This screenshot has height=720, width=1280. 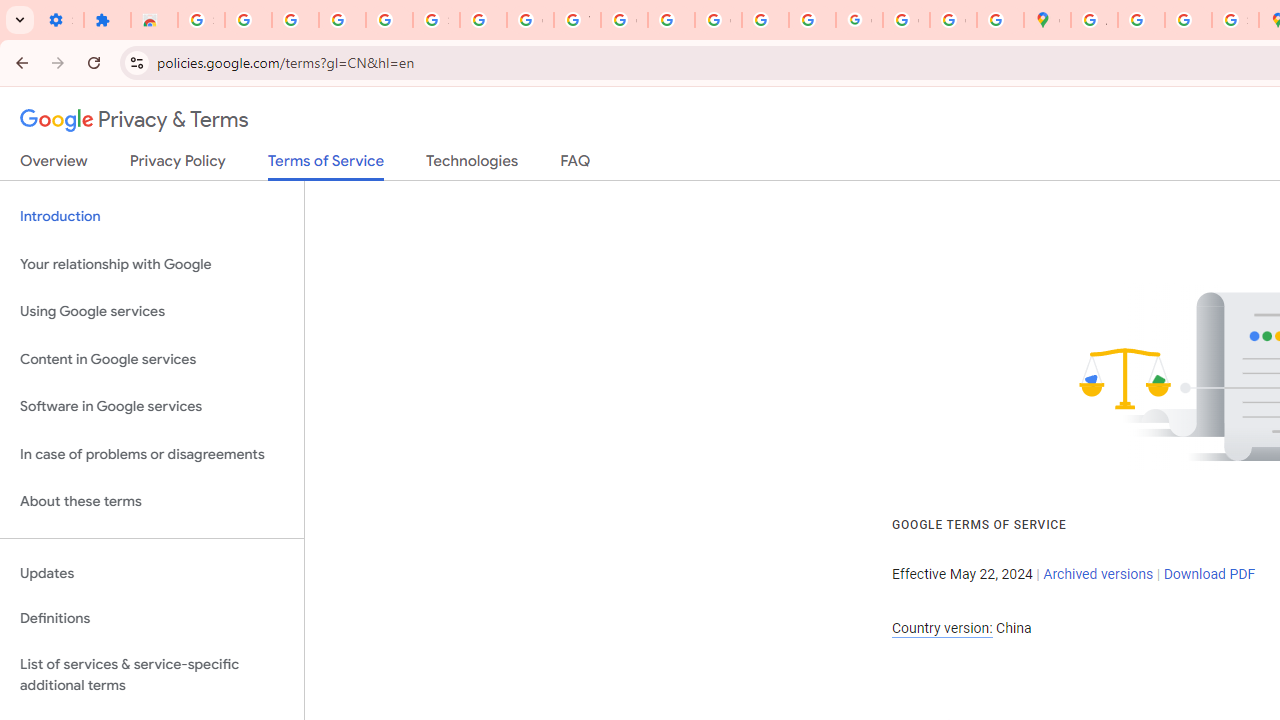 I want to click on 'Using Google services', so click(x=151, y=312).